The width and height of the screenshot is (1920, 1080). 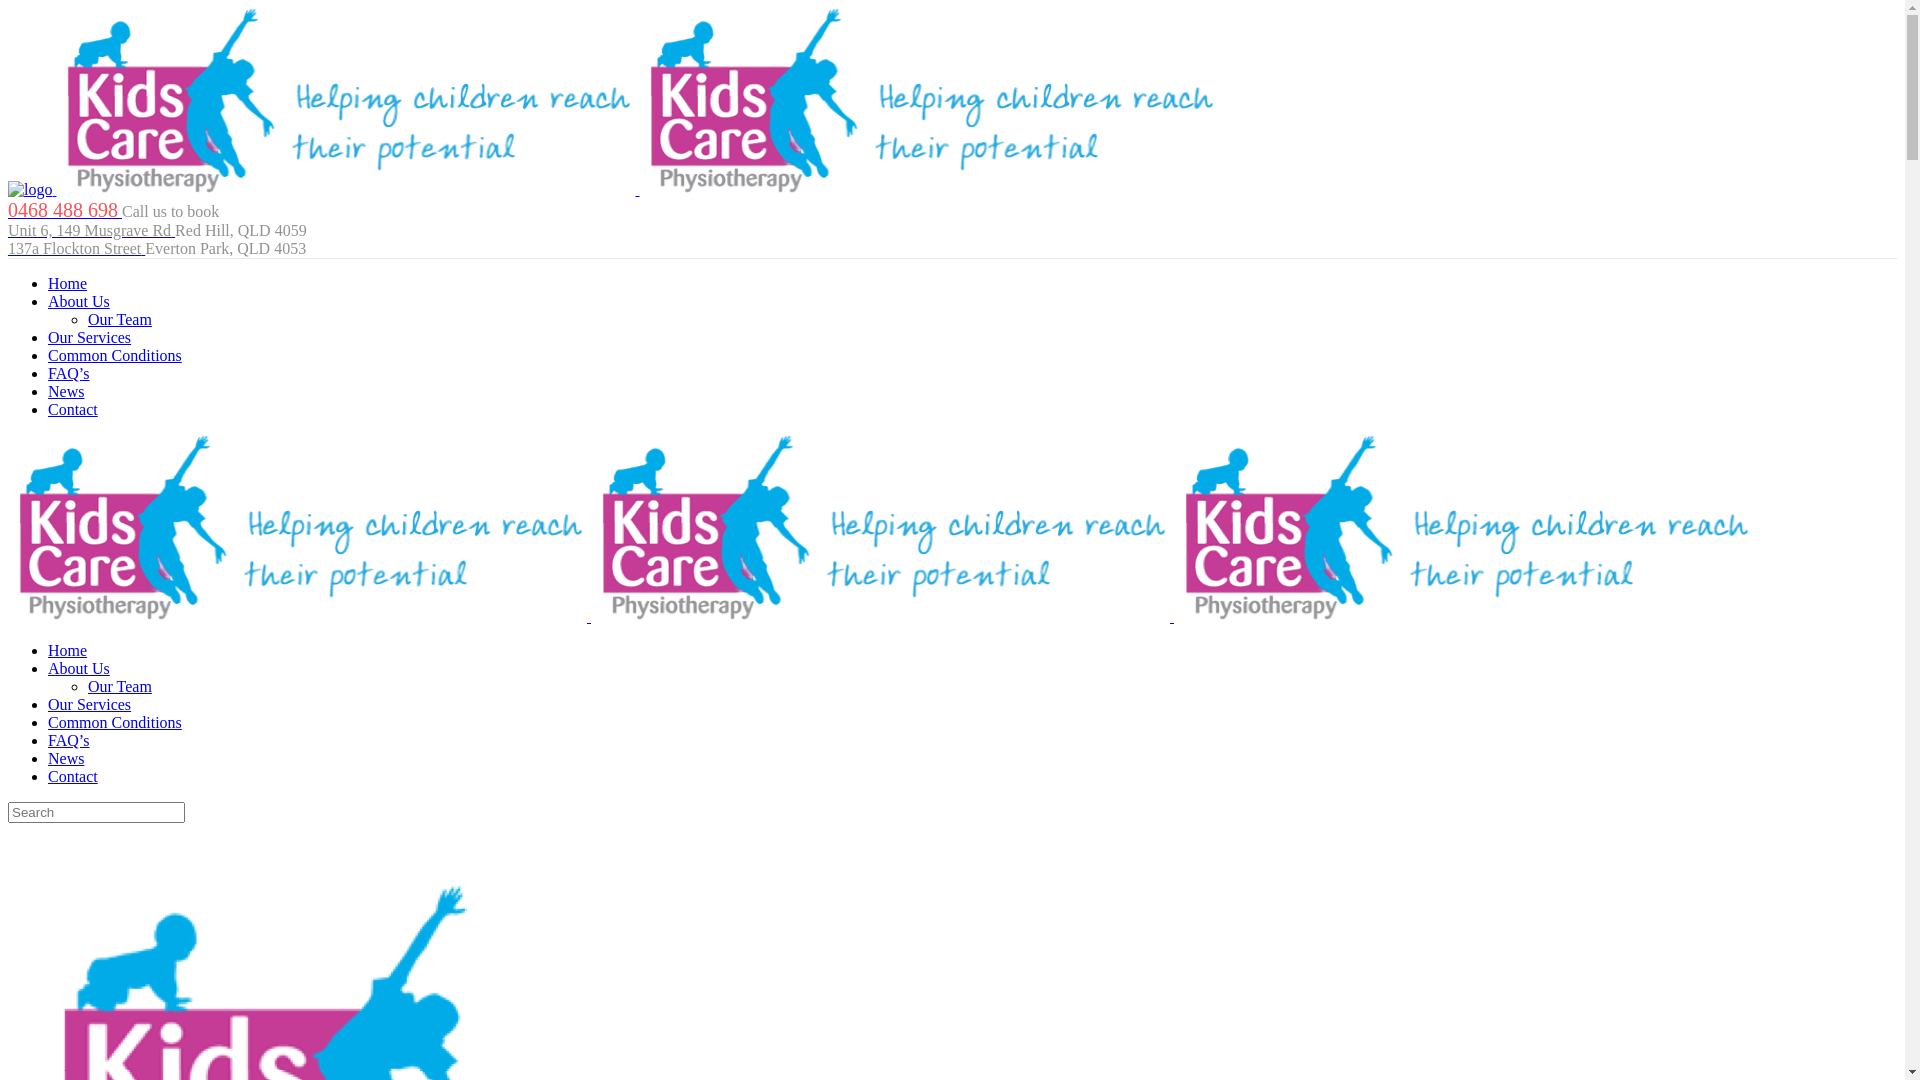 I want to click on 'News', so click(x=66, y=758).